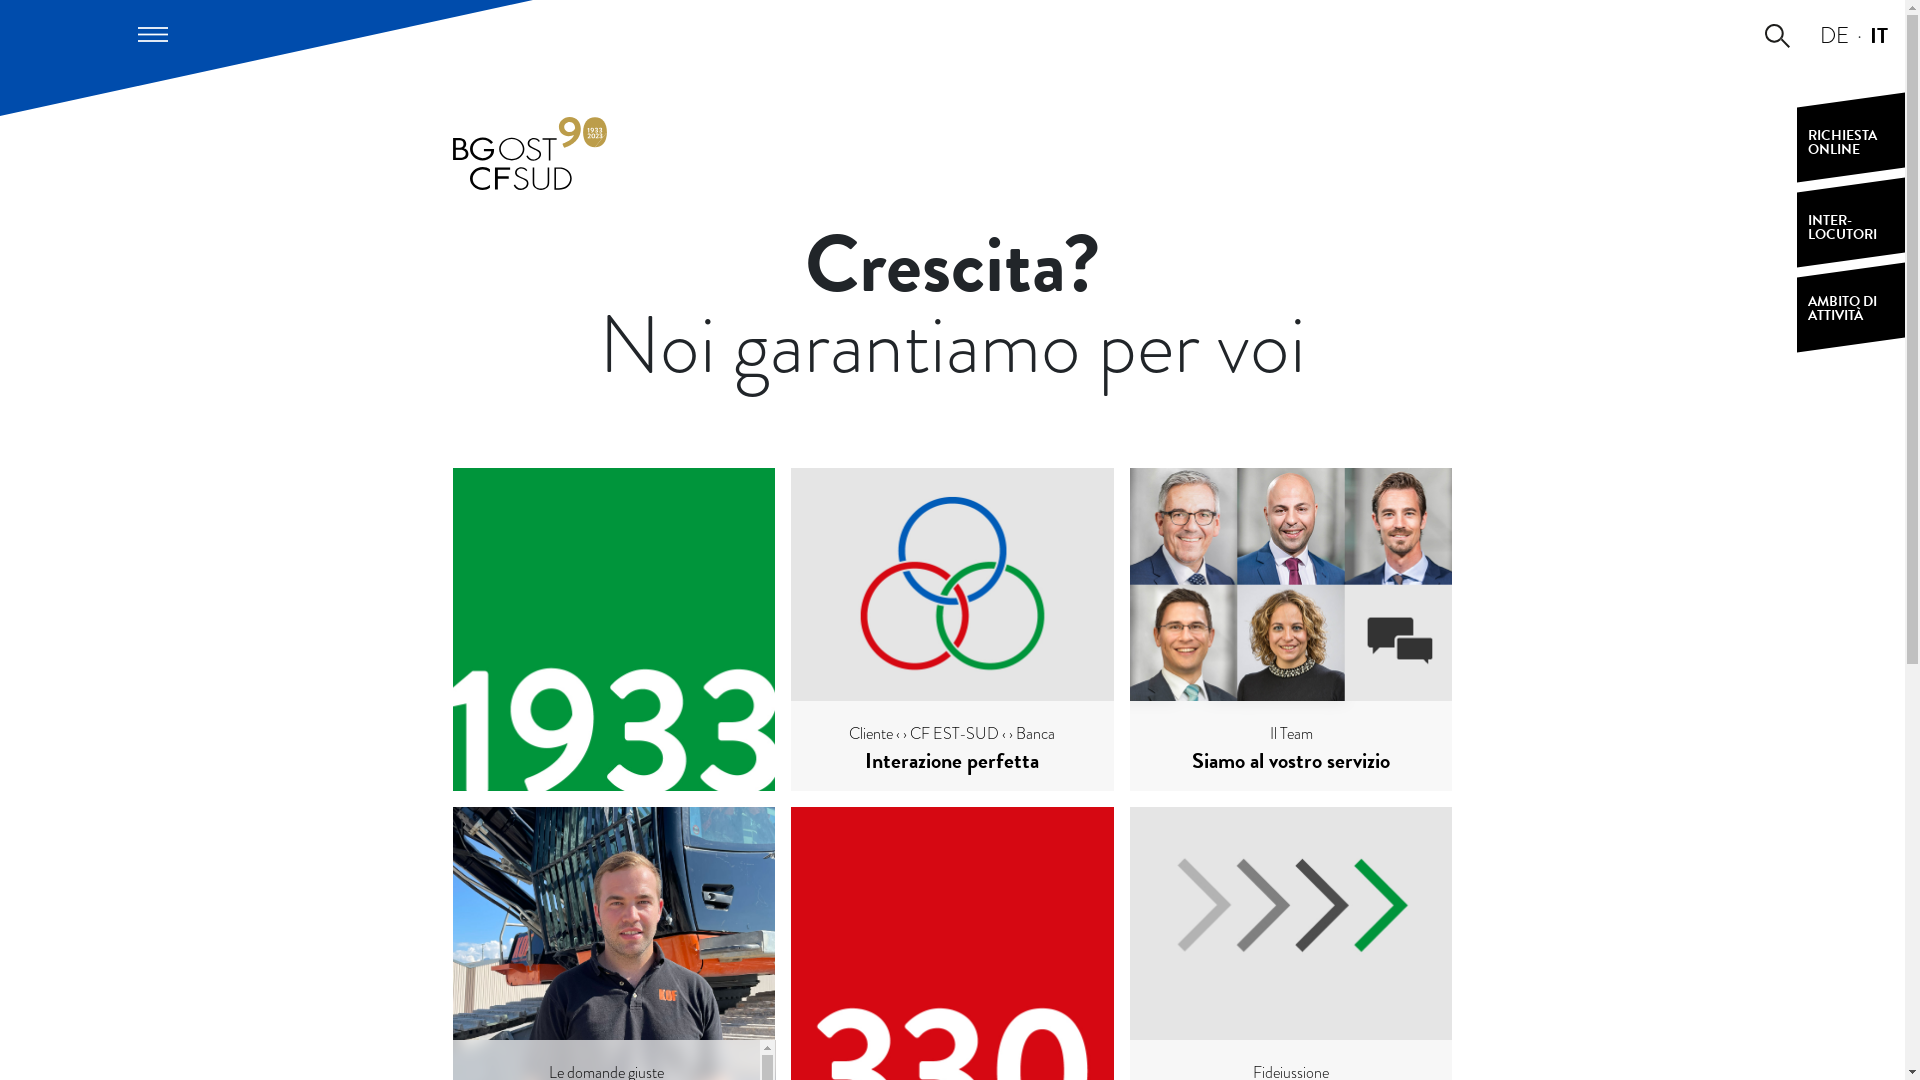 This screenshot has width=1920, height=1080. What do you see at coordinates (1291, 628) in the screenshot?
I see `'Il Team` at bounding box center [1291, 628].